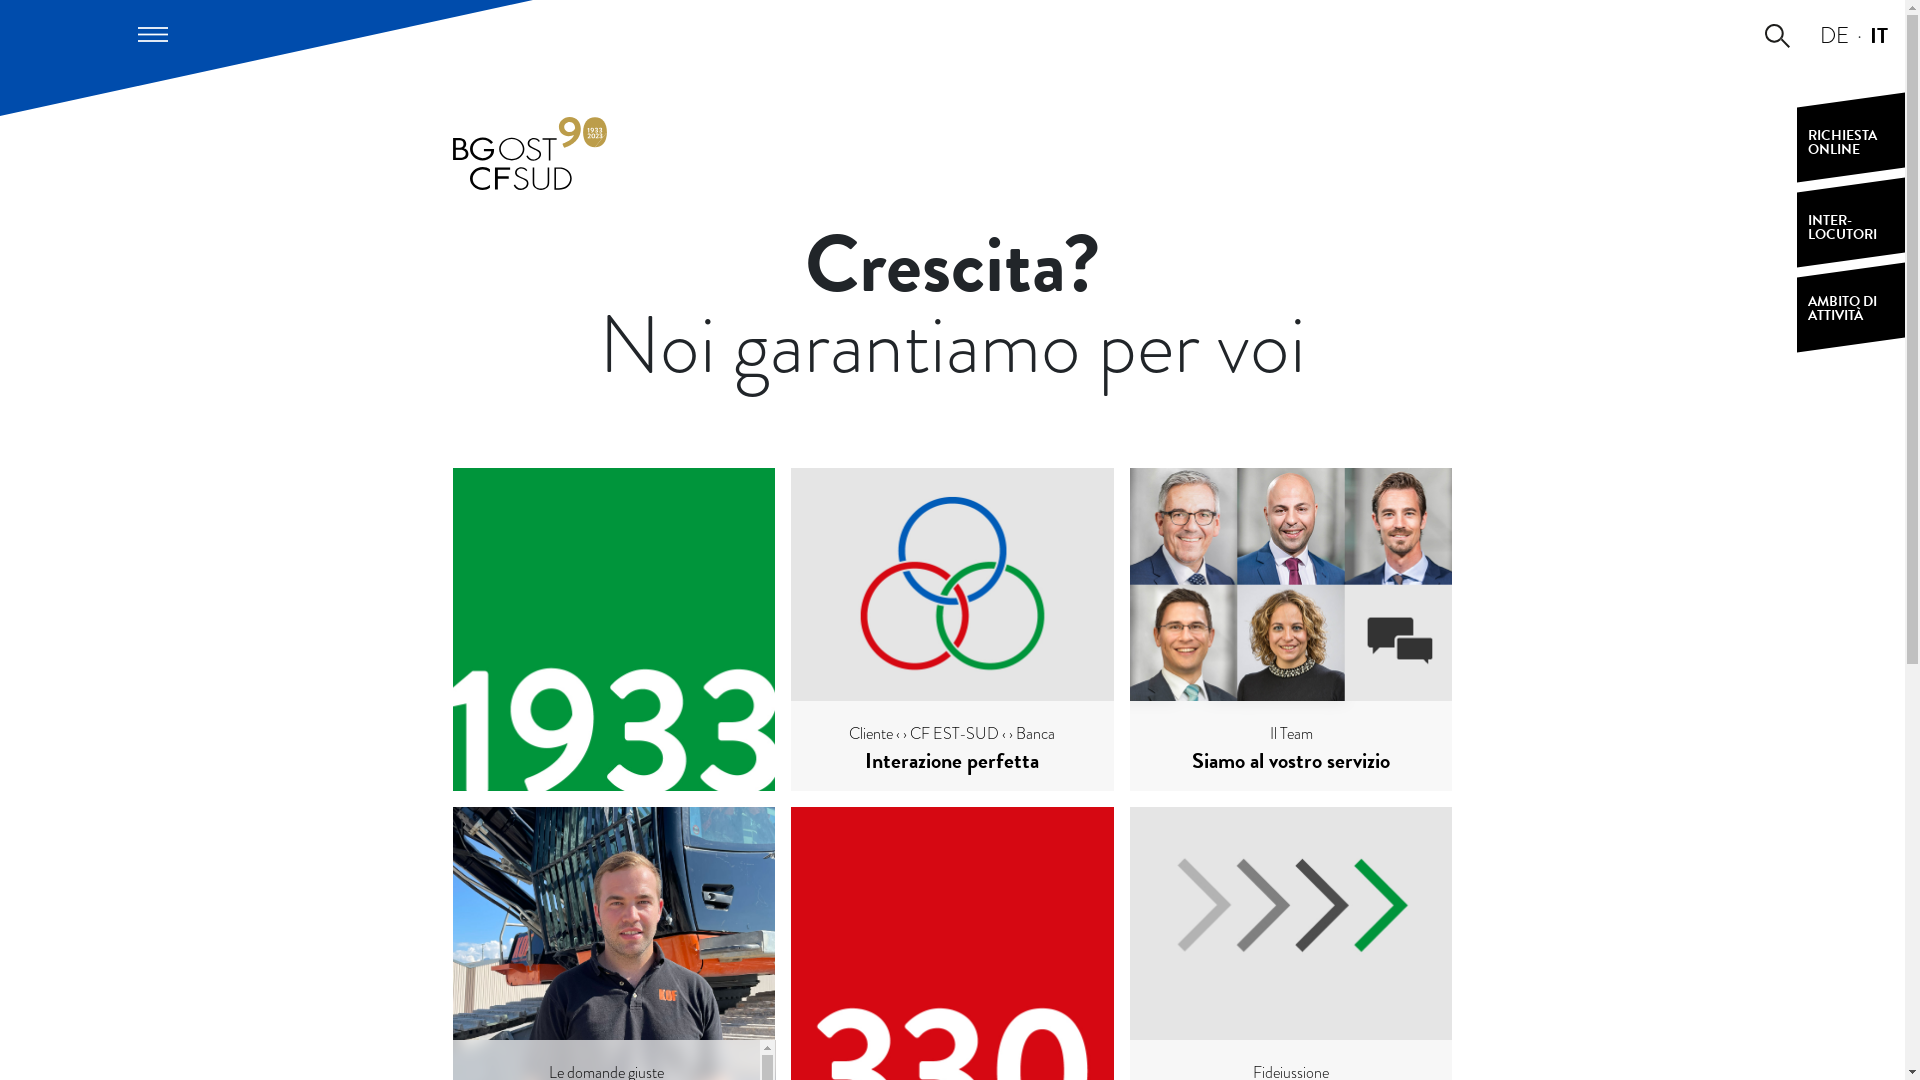 This screenshot has width=1920, height=1080. What do you see at coordinates (1291, 628) in the screenshot?
I see `'Il Team` at bounding box center [1291, 628].